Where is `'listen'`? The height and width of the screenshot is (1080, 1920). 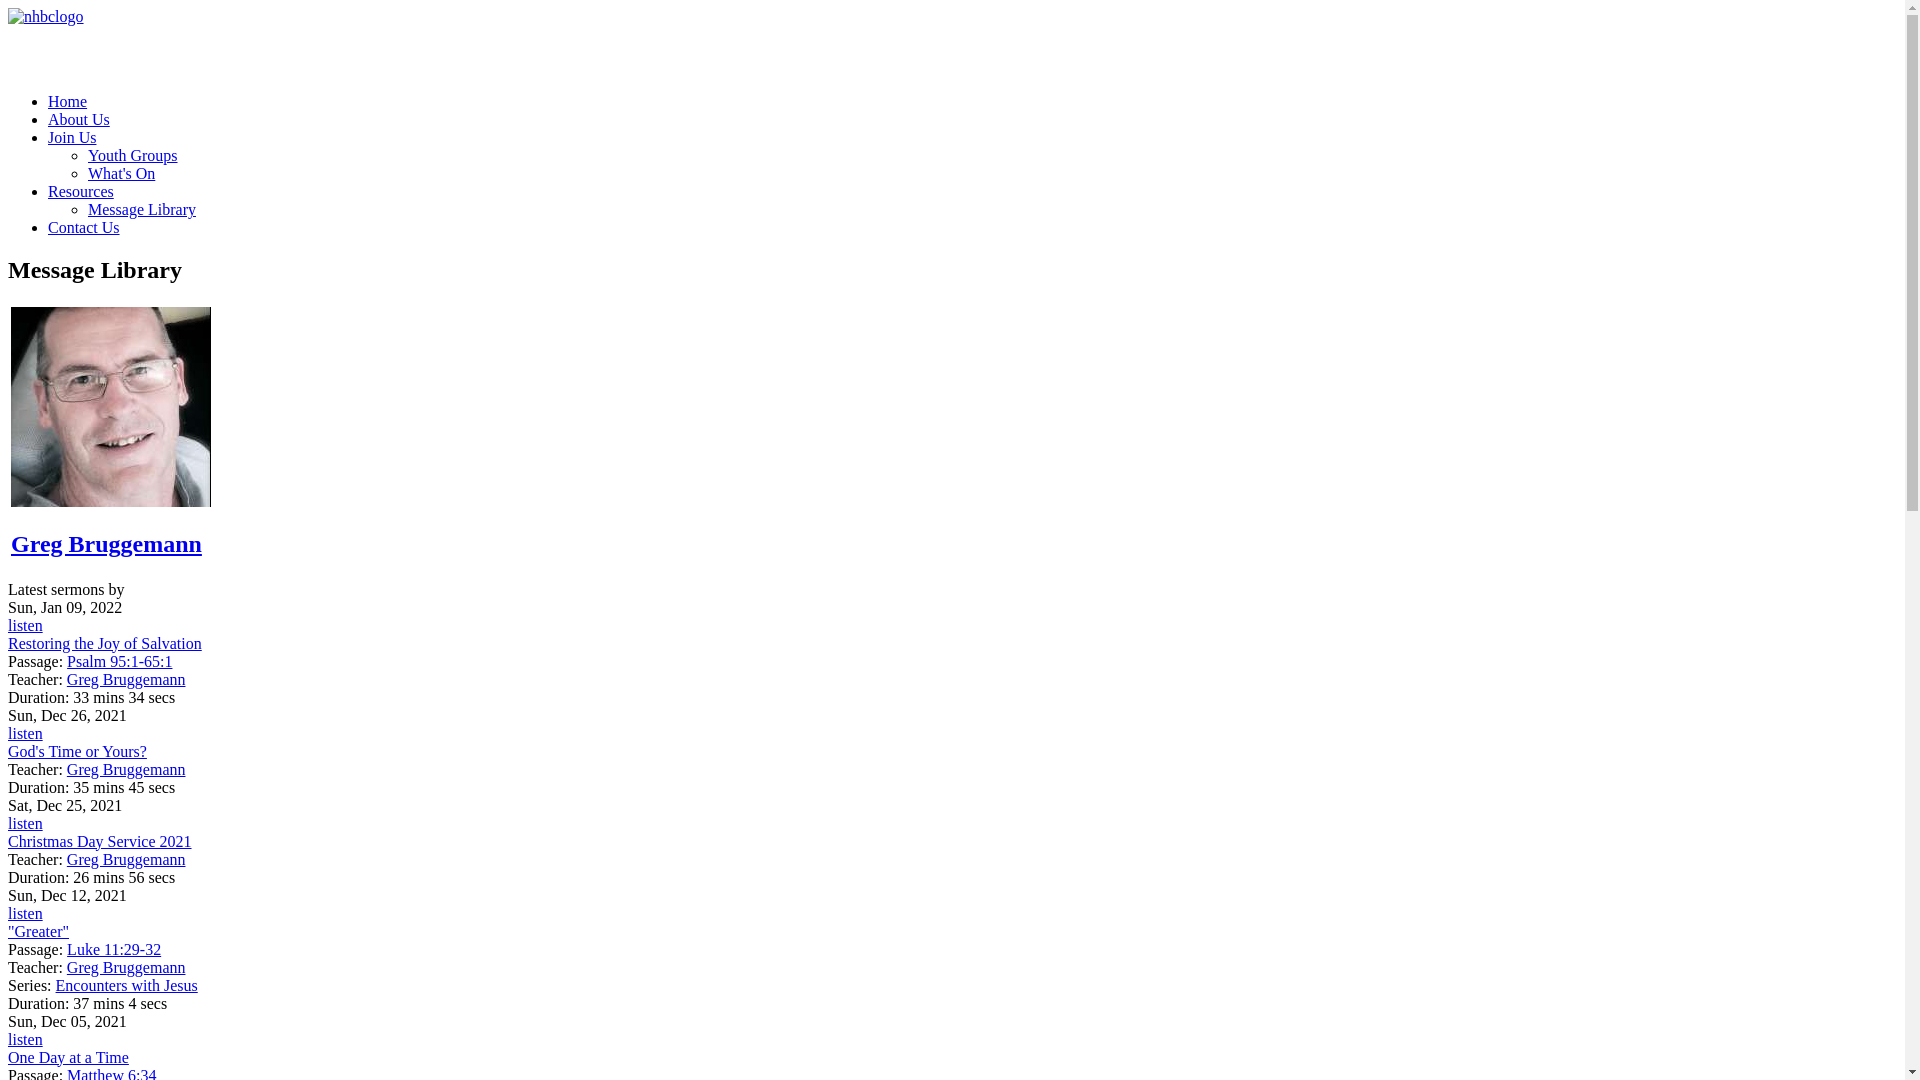 'listen' is located at coordinates (8, 1038).